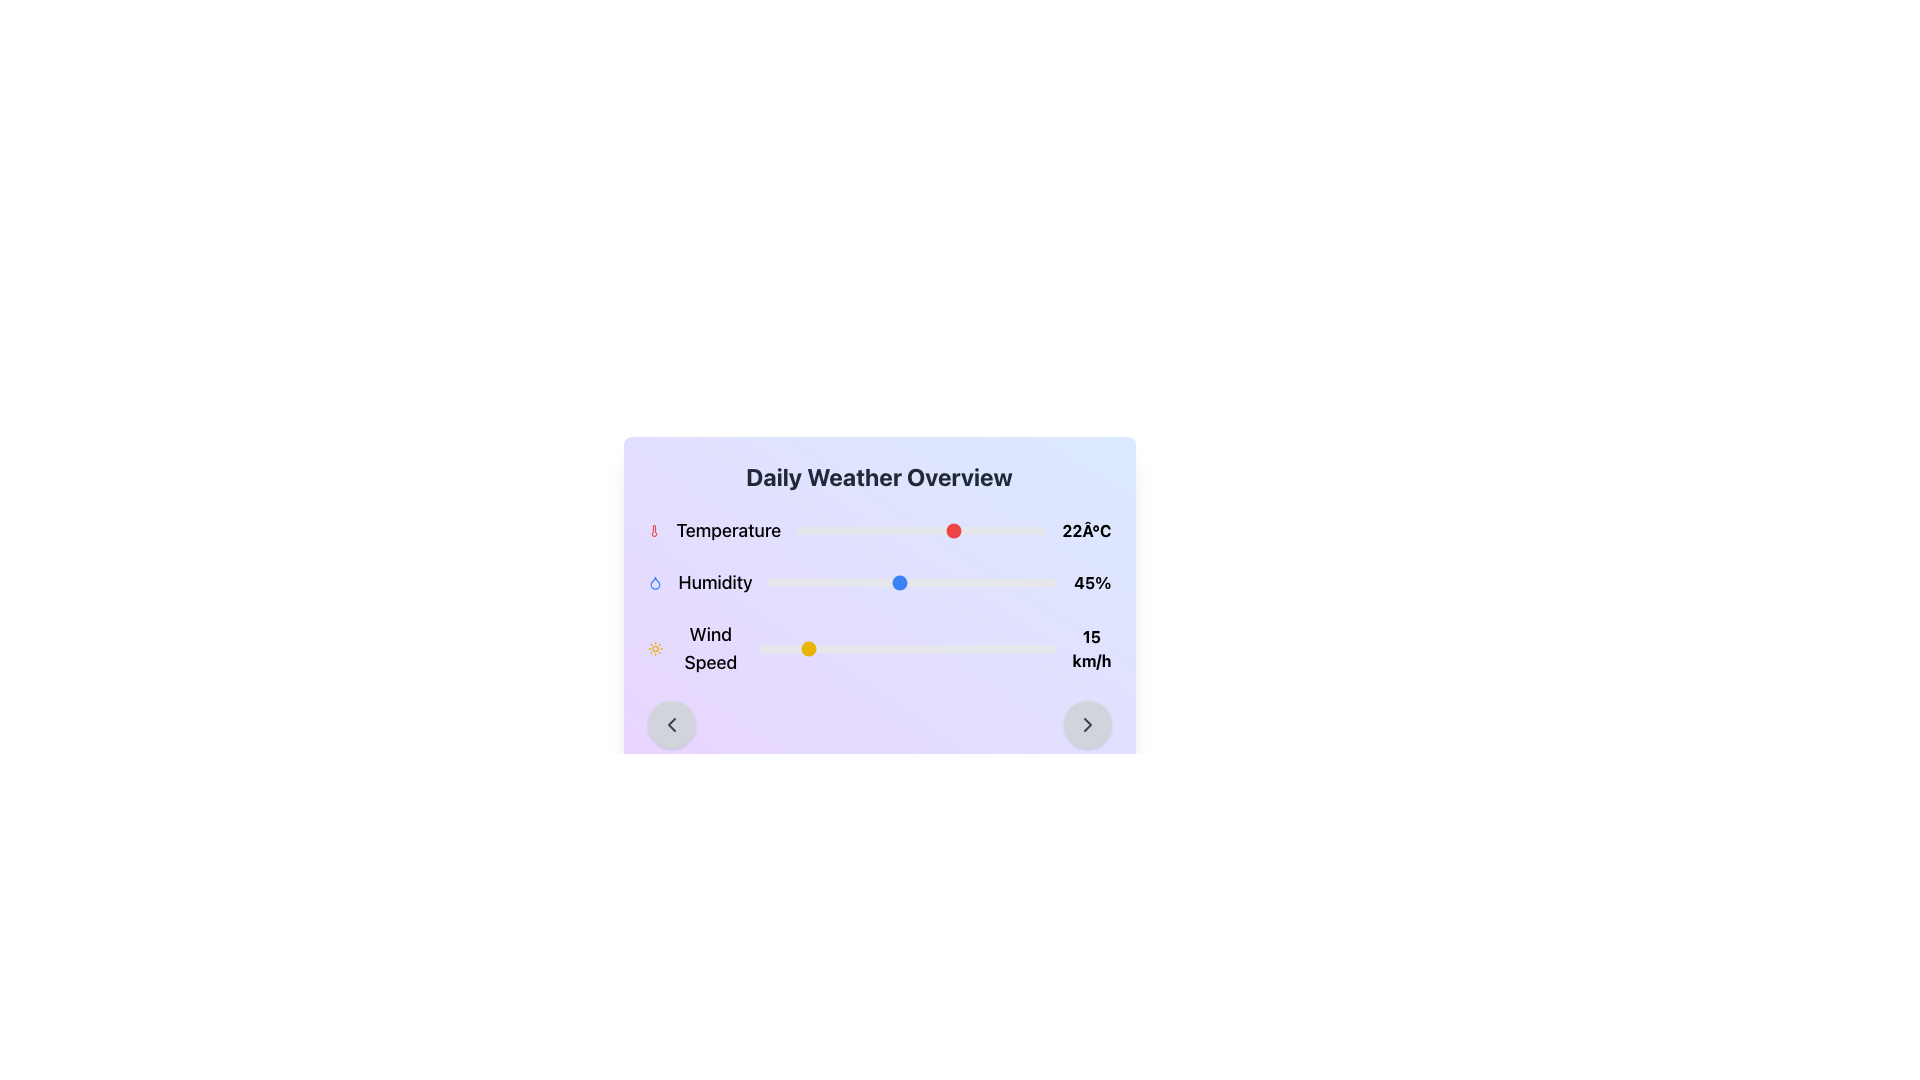  I want to click on the temperature icon in the weather widget, which is the first icon in a vertical list representing temperature, humidity, and wind speed, so click(653, 530).